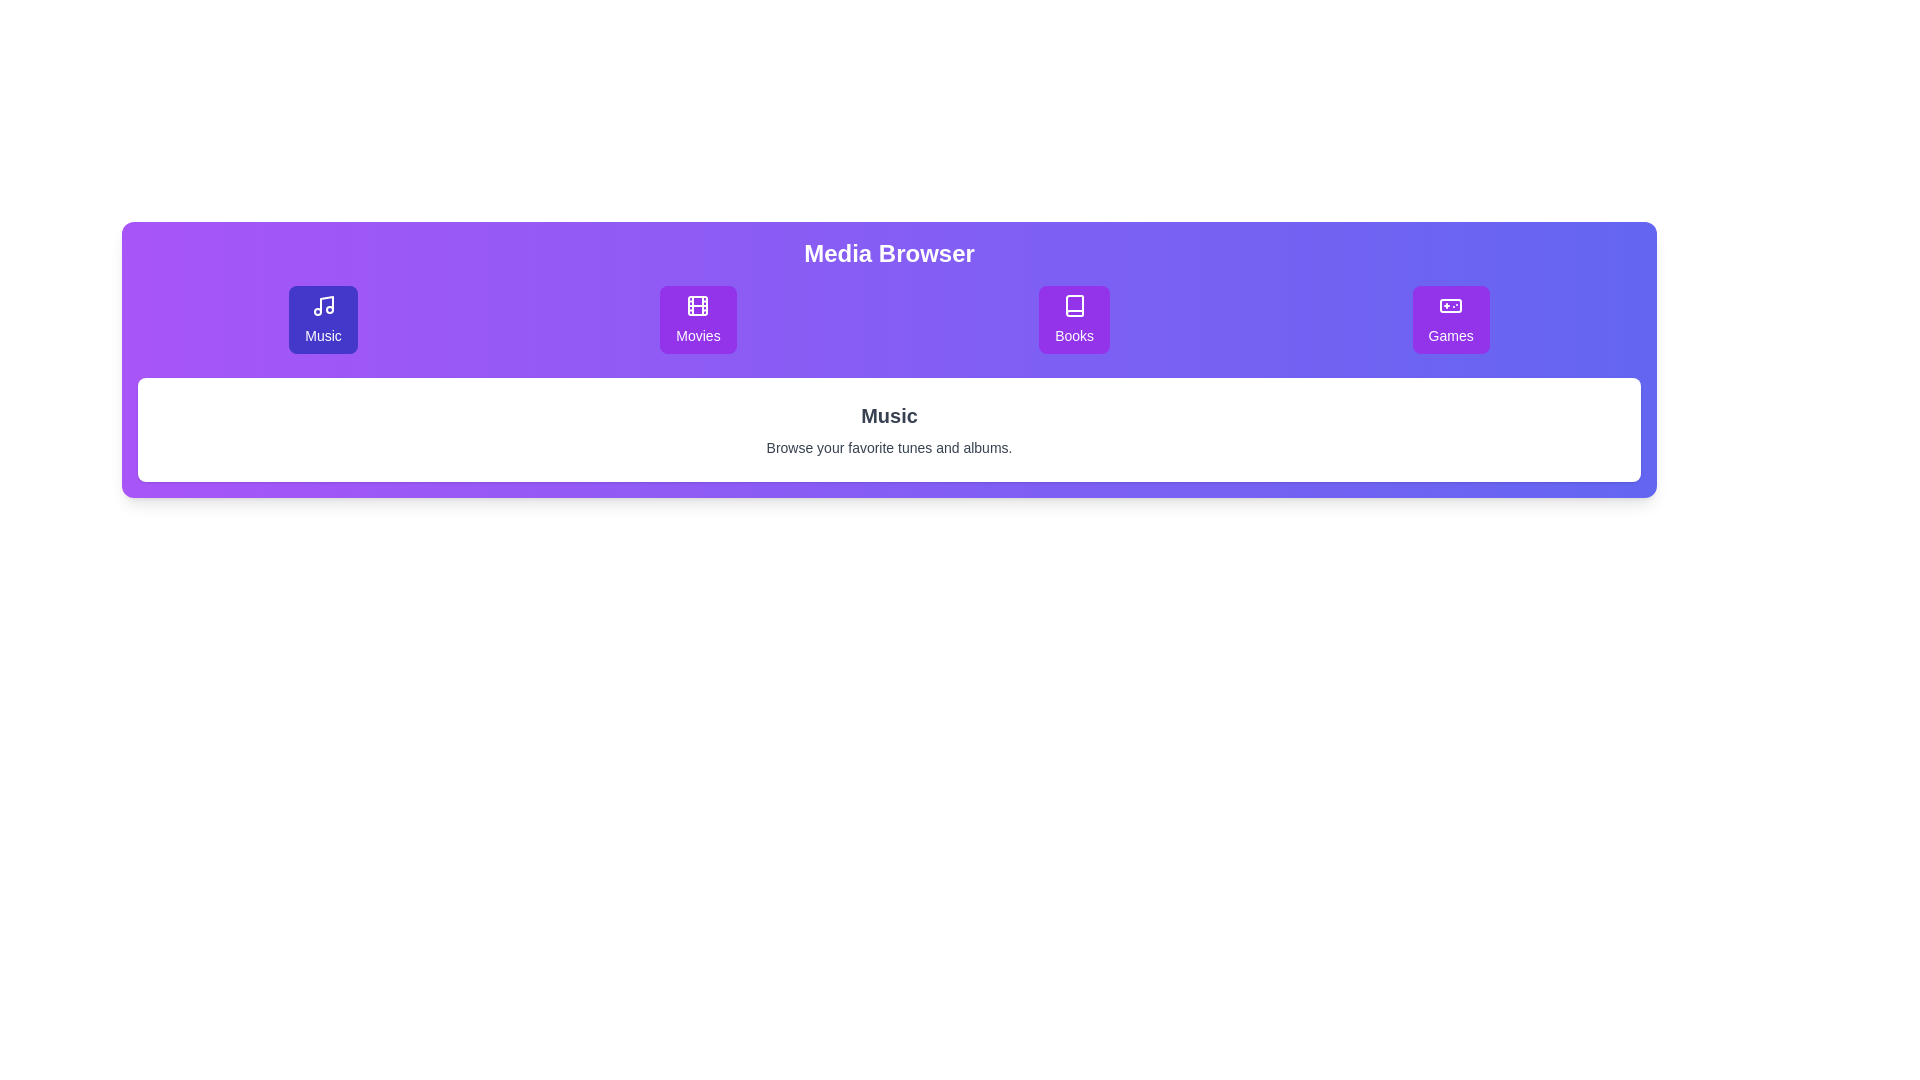  What do you see at coordinates (1073, 305) in the screenshot?
I see `the stylized book icon located in the top navigation area, which is the third icon from the left in the row of icons and is centered relative to the 'Media Browser' title` at bounding box center [1073, 305].